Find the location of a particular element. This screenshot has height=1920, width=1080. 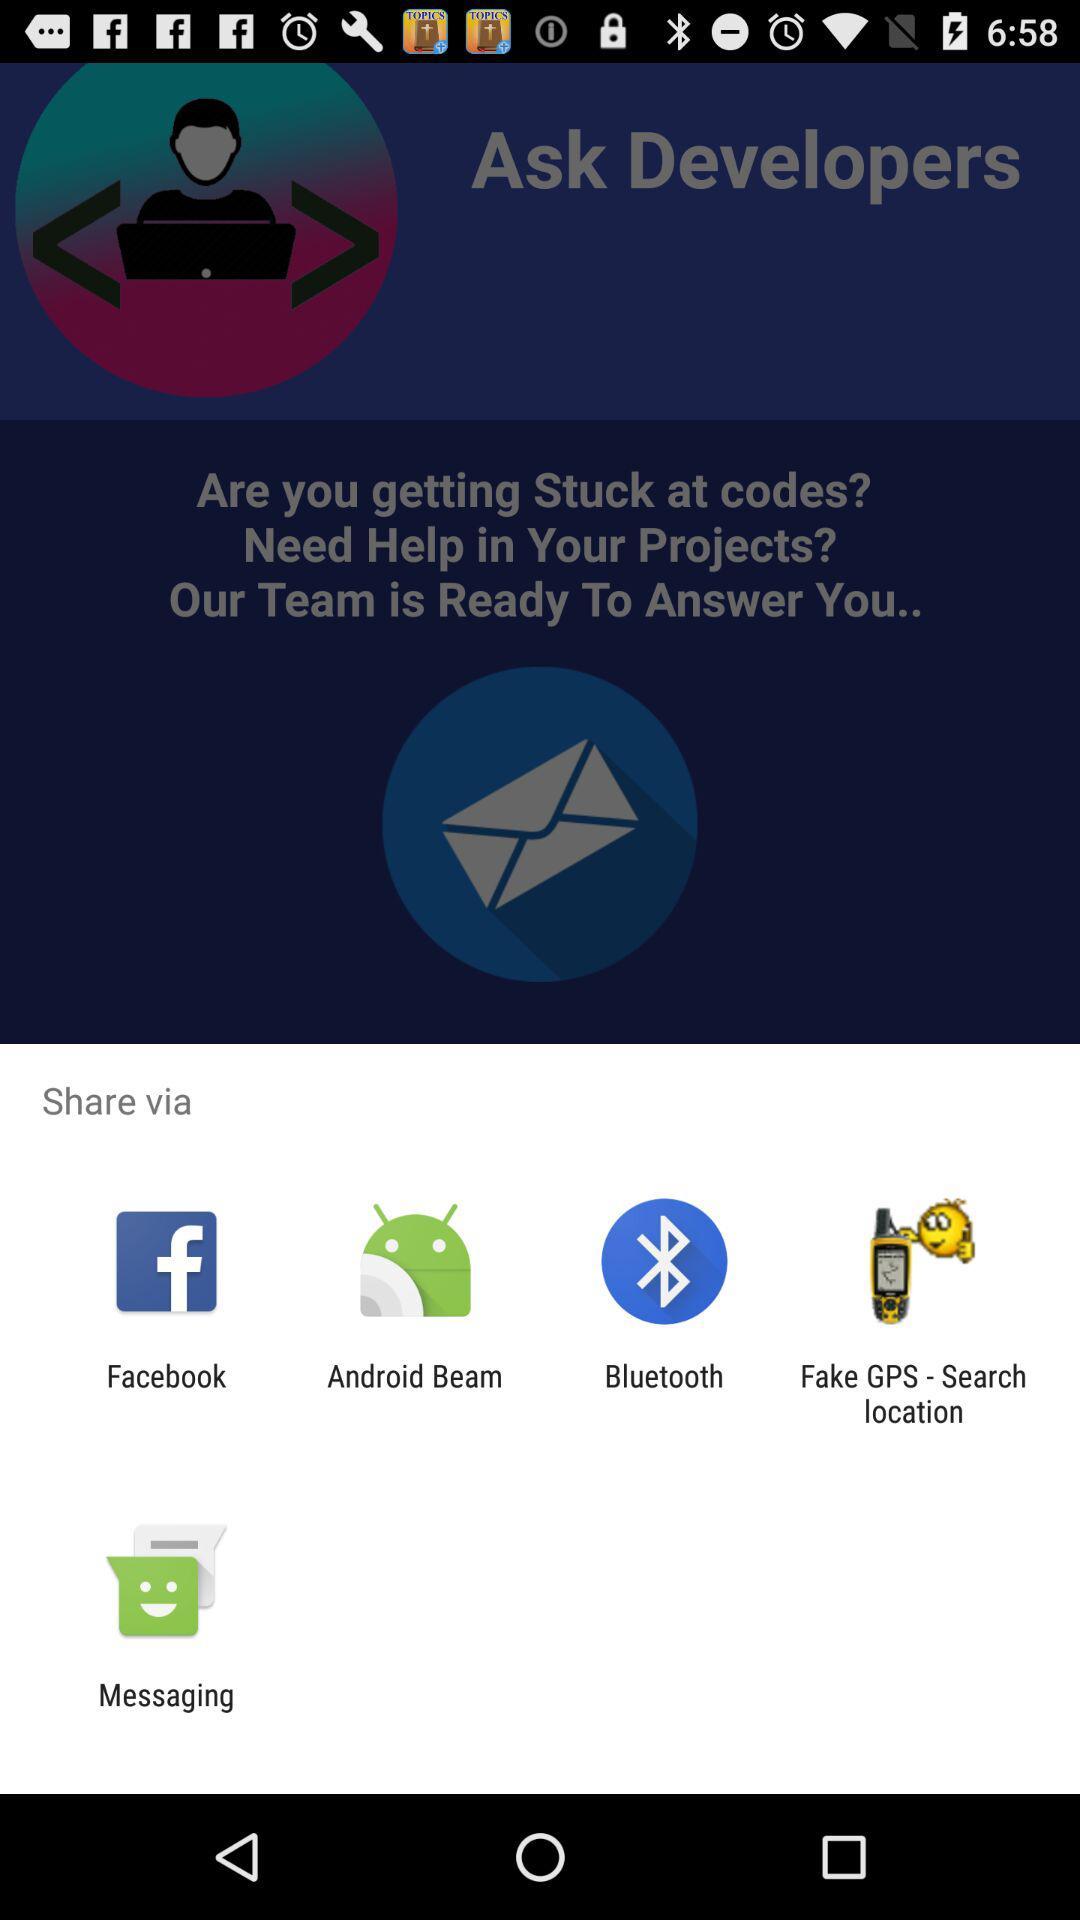

icon next to facebook icon is located at coordinates (414, 1392).